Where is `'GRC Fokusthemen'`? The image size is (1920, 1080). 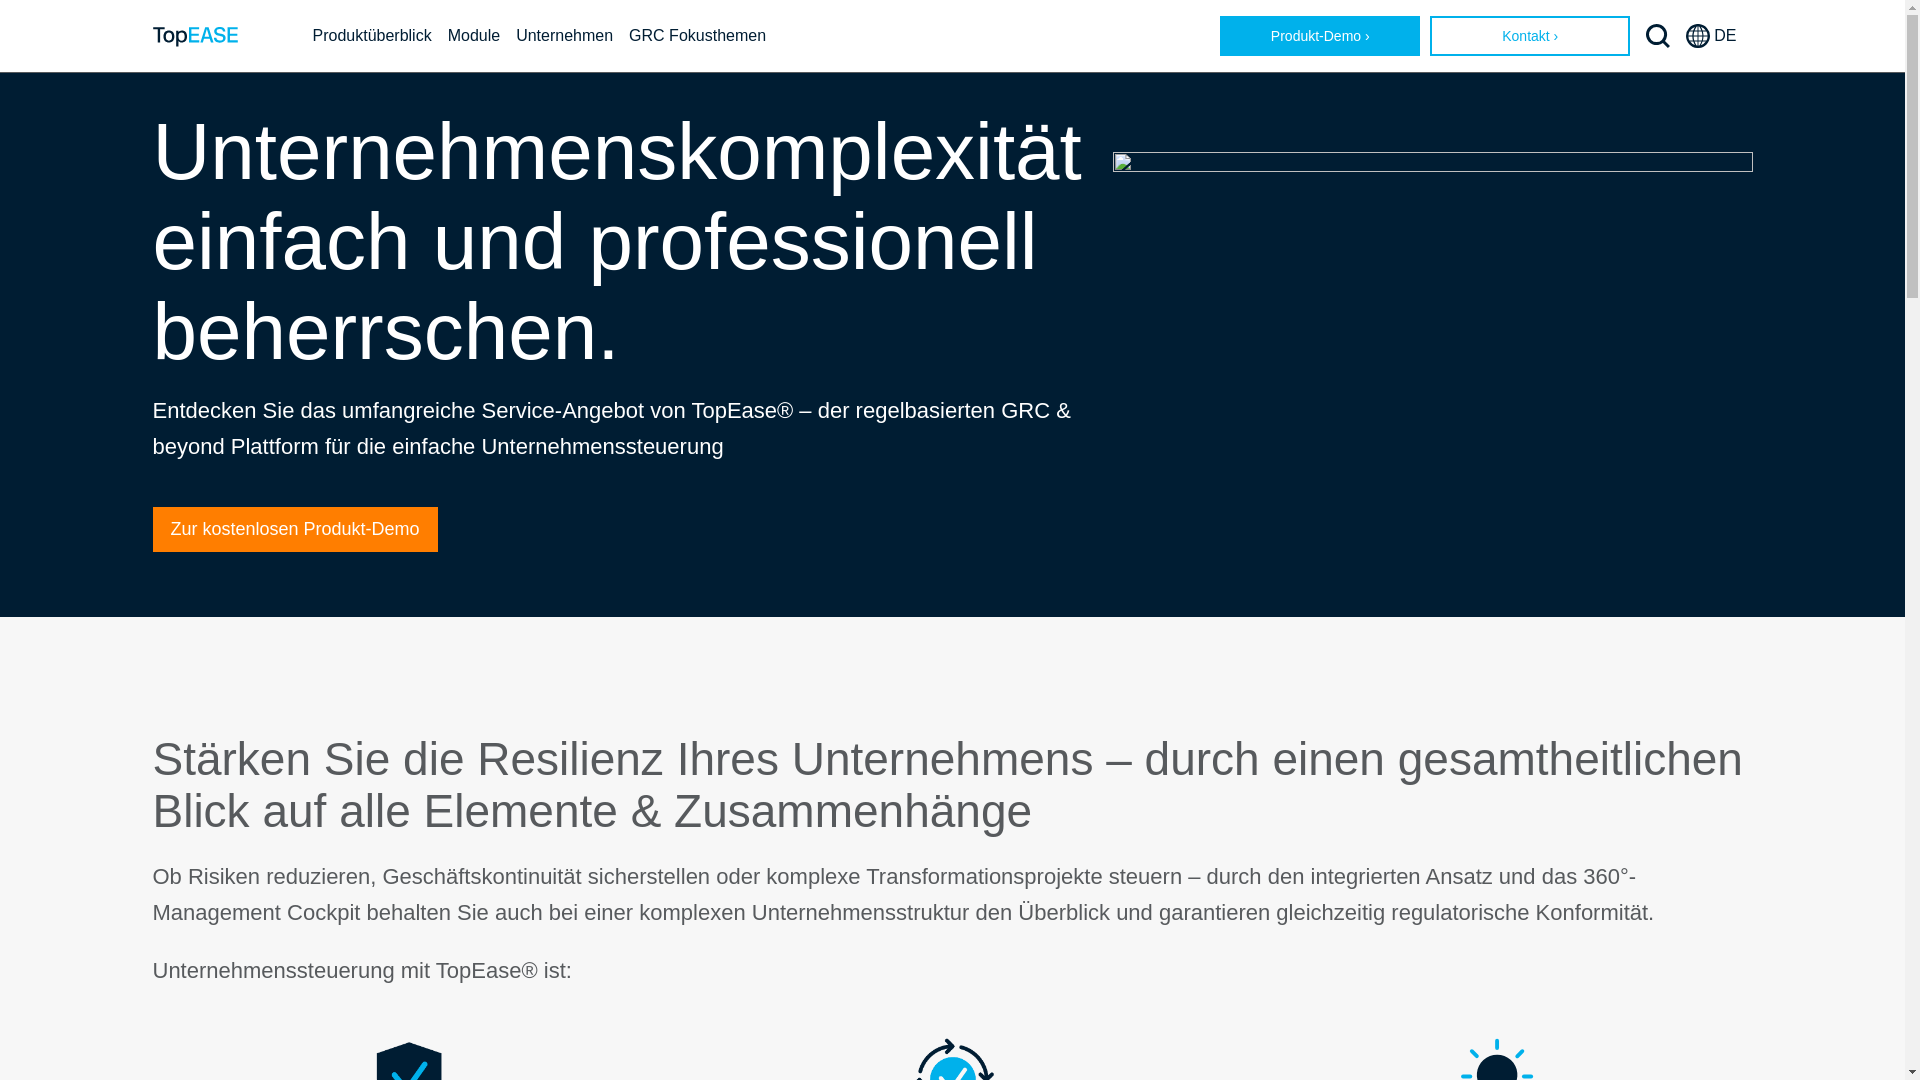
'GRC Fokusthemen' is located at coordinates (697, 35).